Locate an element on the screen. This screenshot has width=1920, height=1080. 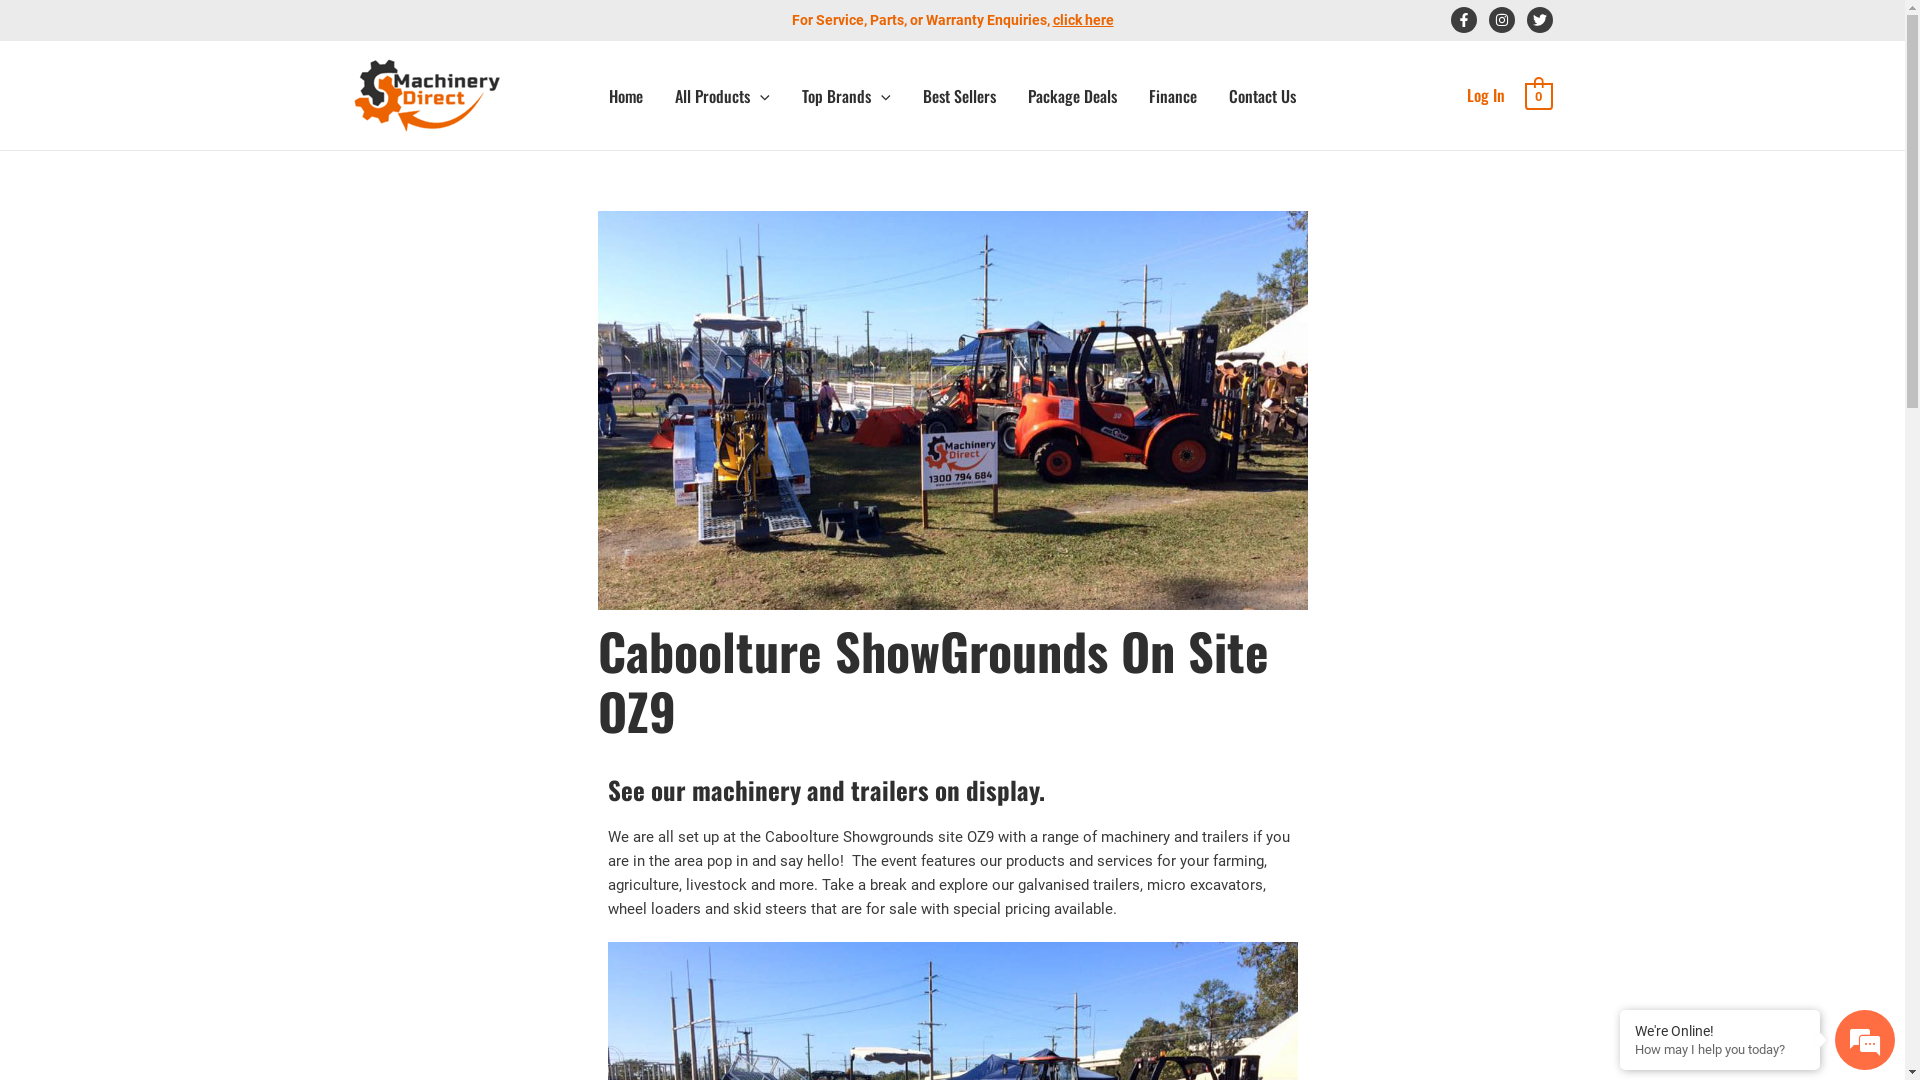
'Package Deals' is located at coordinates (1012, 96).